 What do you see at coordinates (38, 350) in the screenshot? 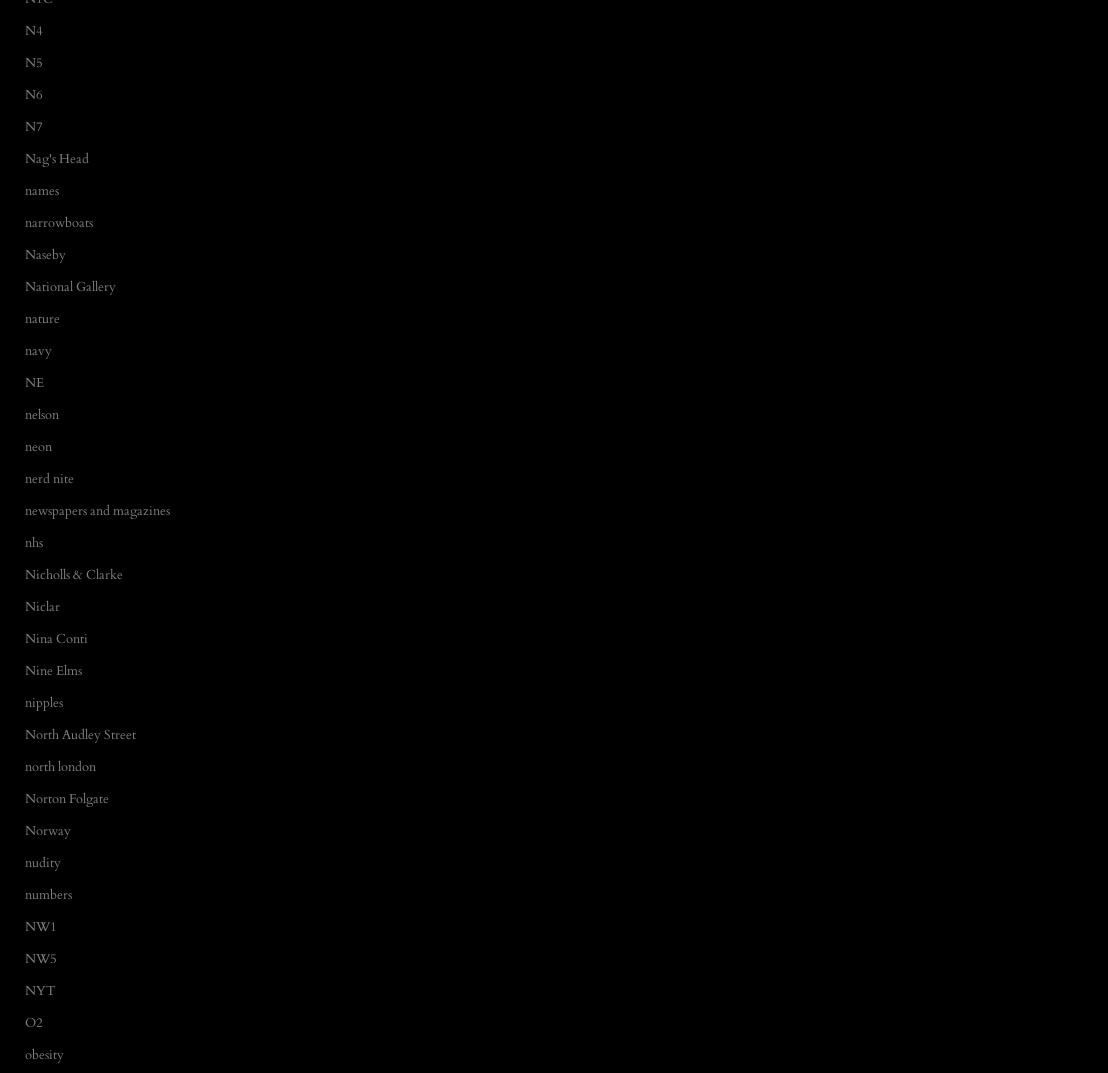
I see `'navy'` at bounding box center [38, 350].